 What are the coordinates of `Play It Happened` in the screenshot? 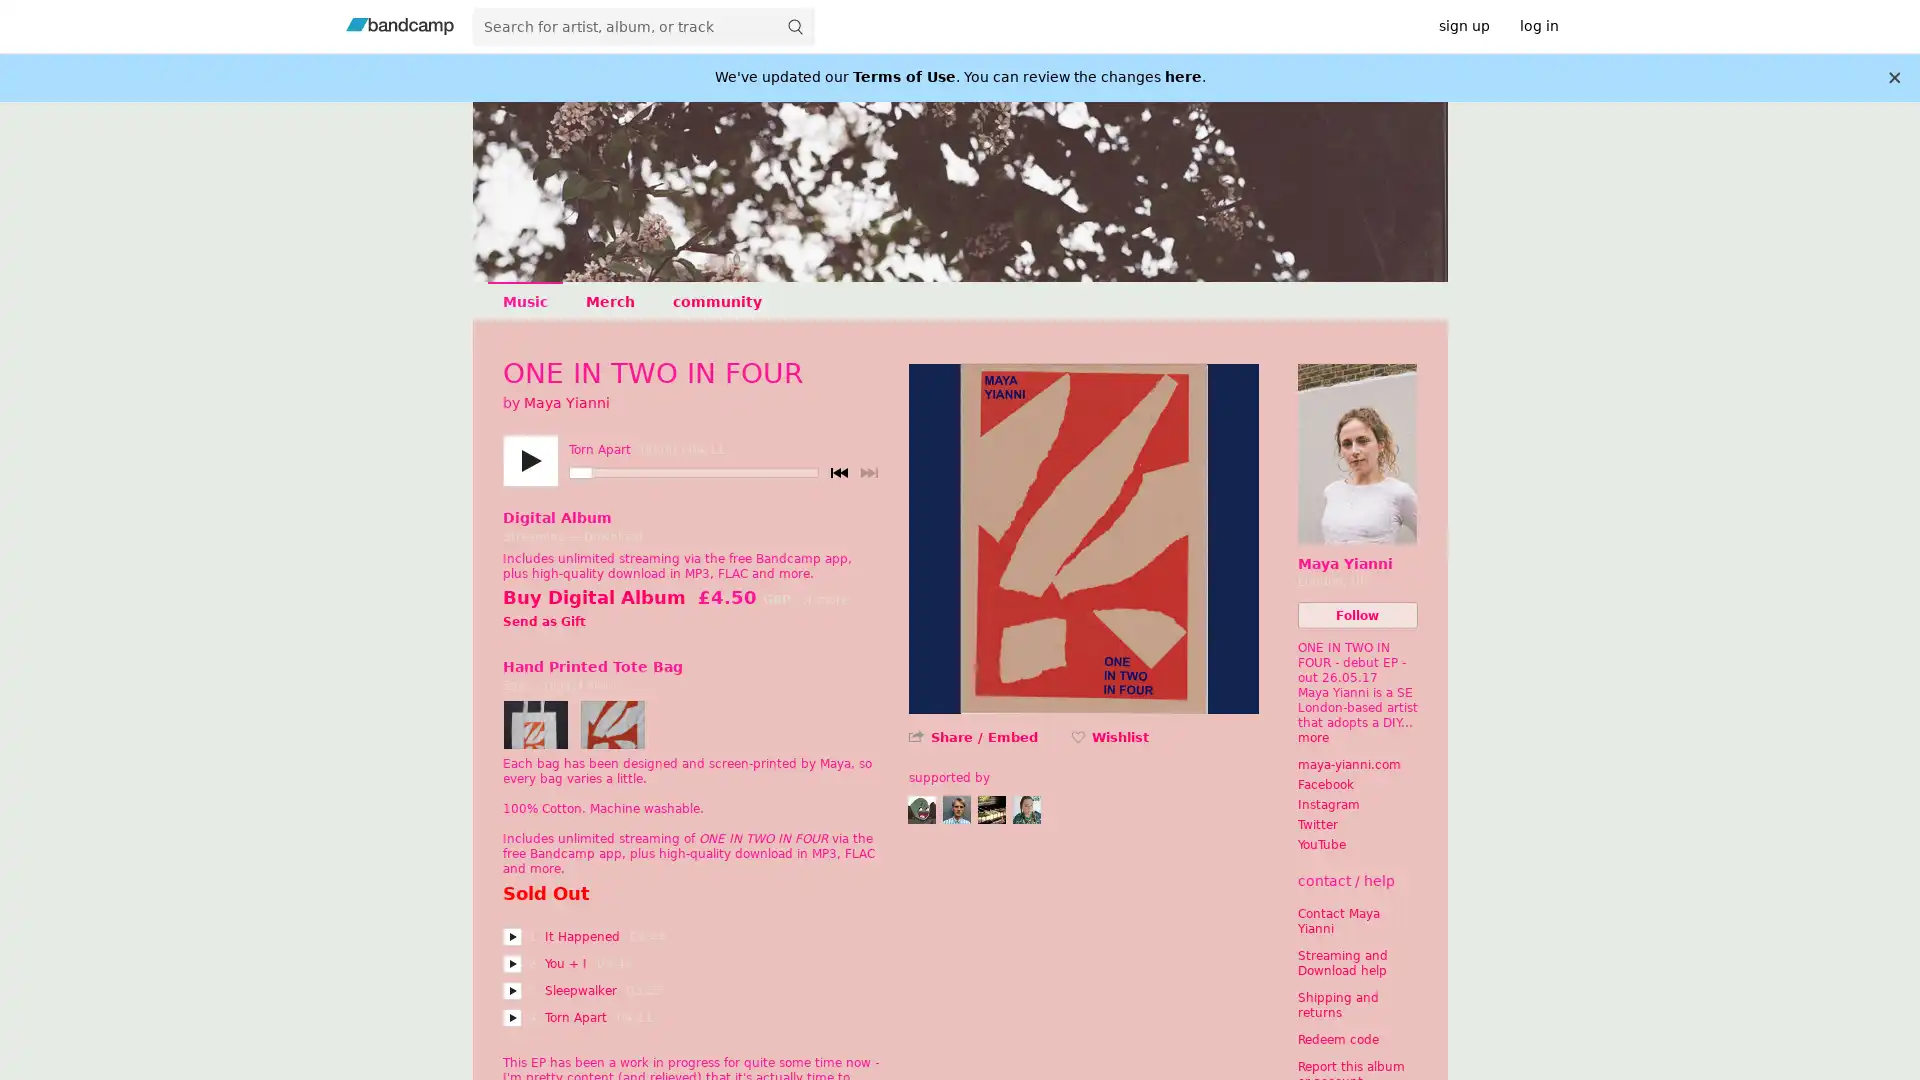 It's located at (511, 937).